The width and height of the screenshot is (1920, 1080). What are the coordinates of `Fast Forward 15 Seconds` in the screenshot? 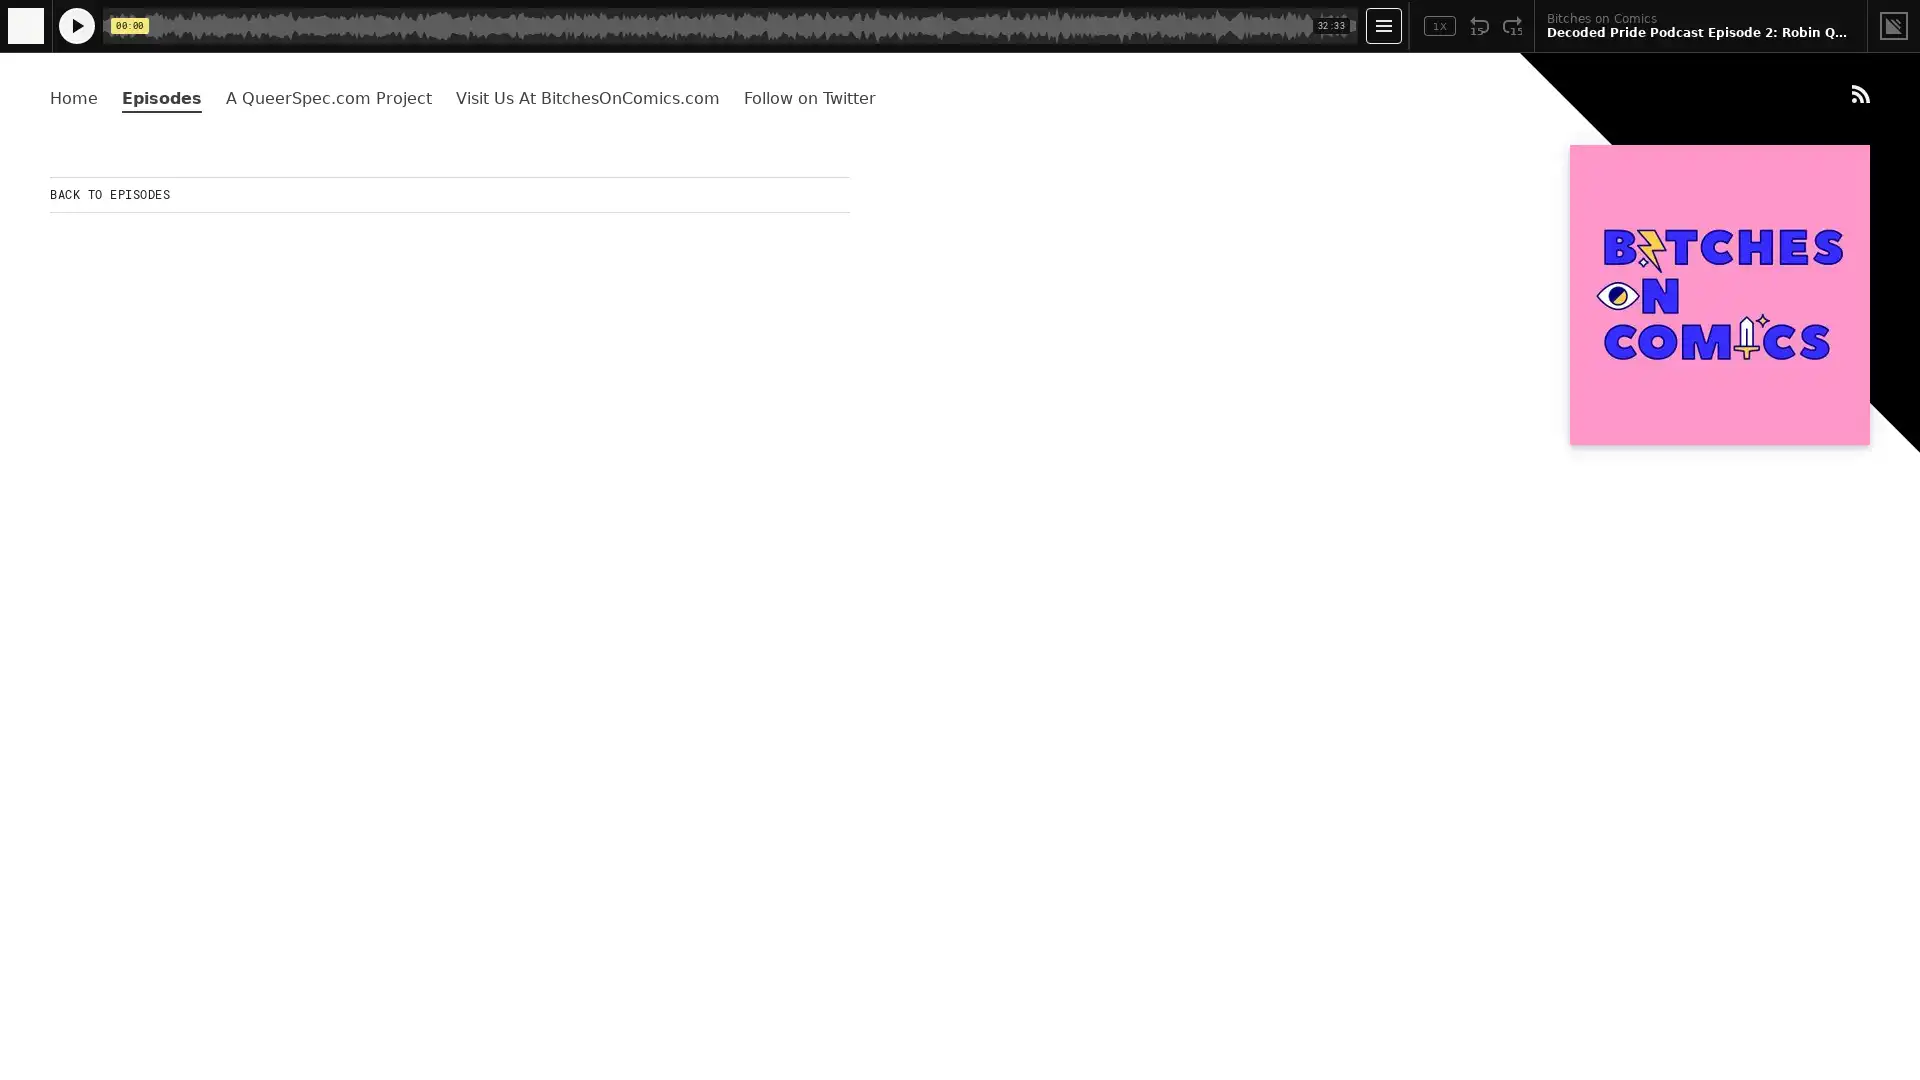 It's located at (1512, 26).